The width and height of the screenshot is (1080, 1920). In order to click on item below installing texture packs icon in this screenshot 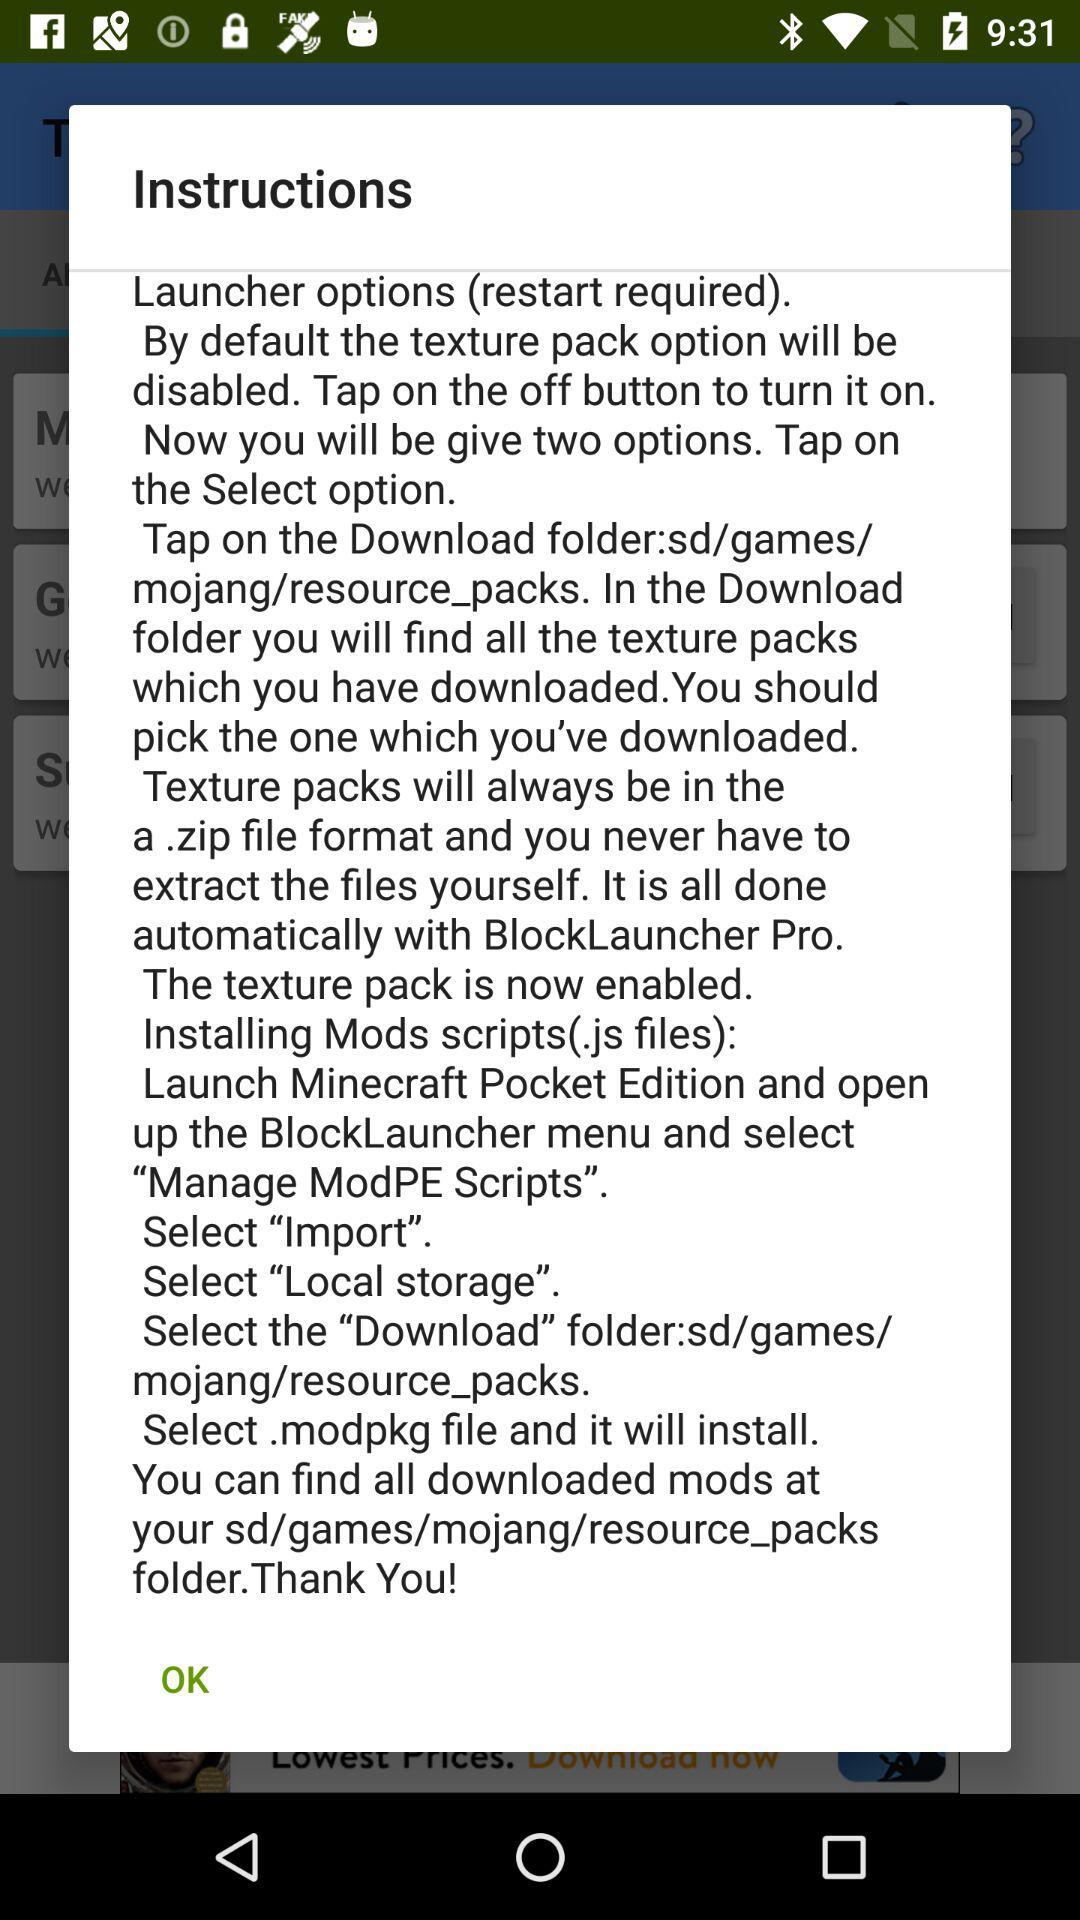, I will do `click(184, 1678)`.